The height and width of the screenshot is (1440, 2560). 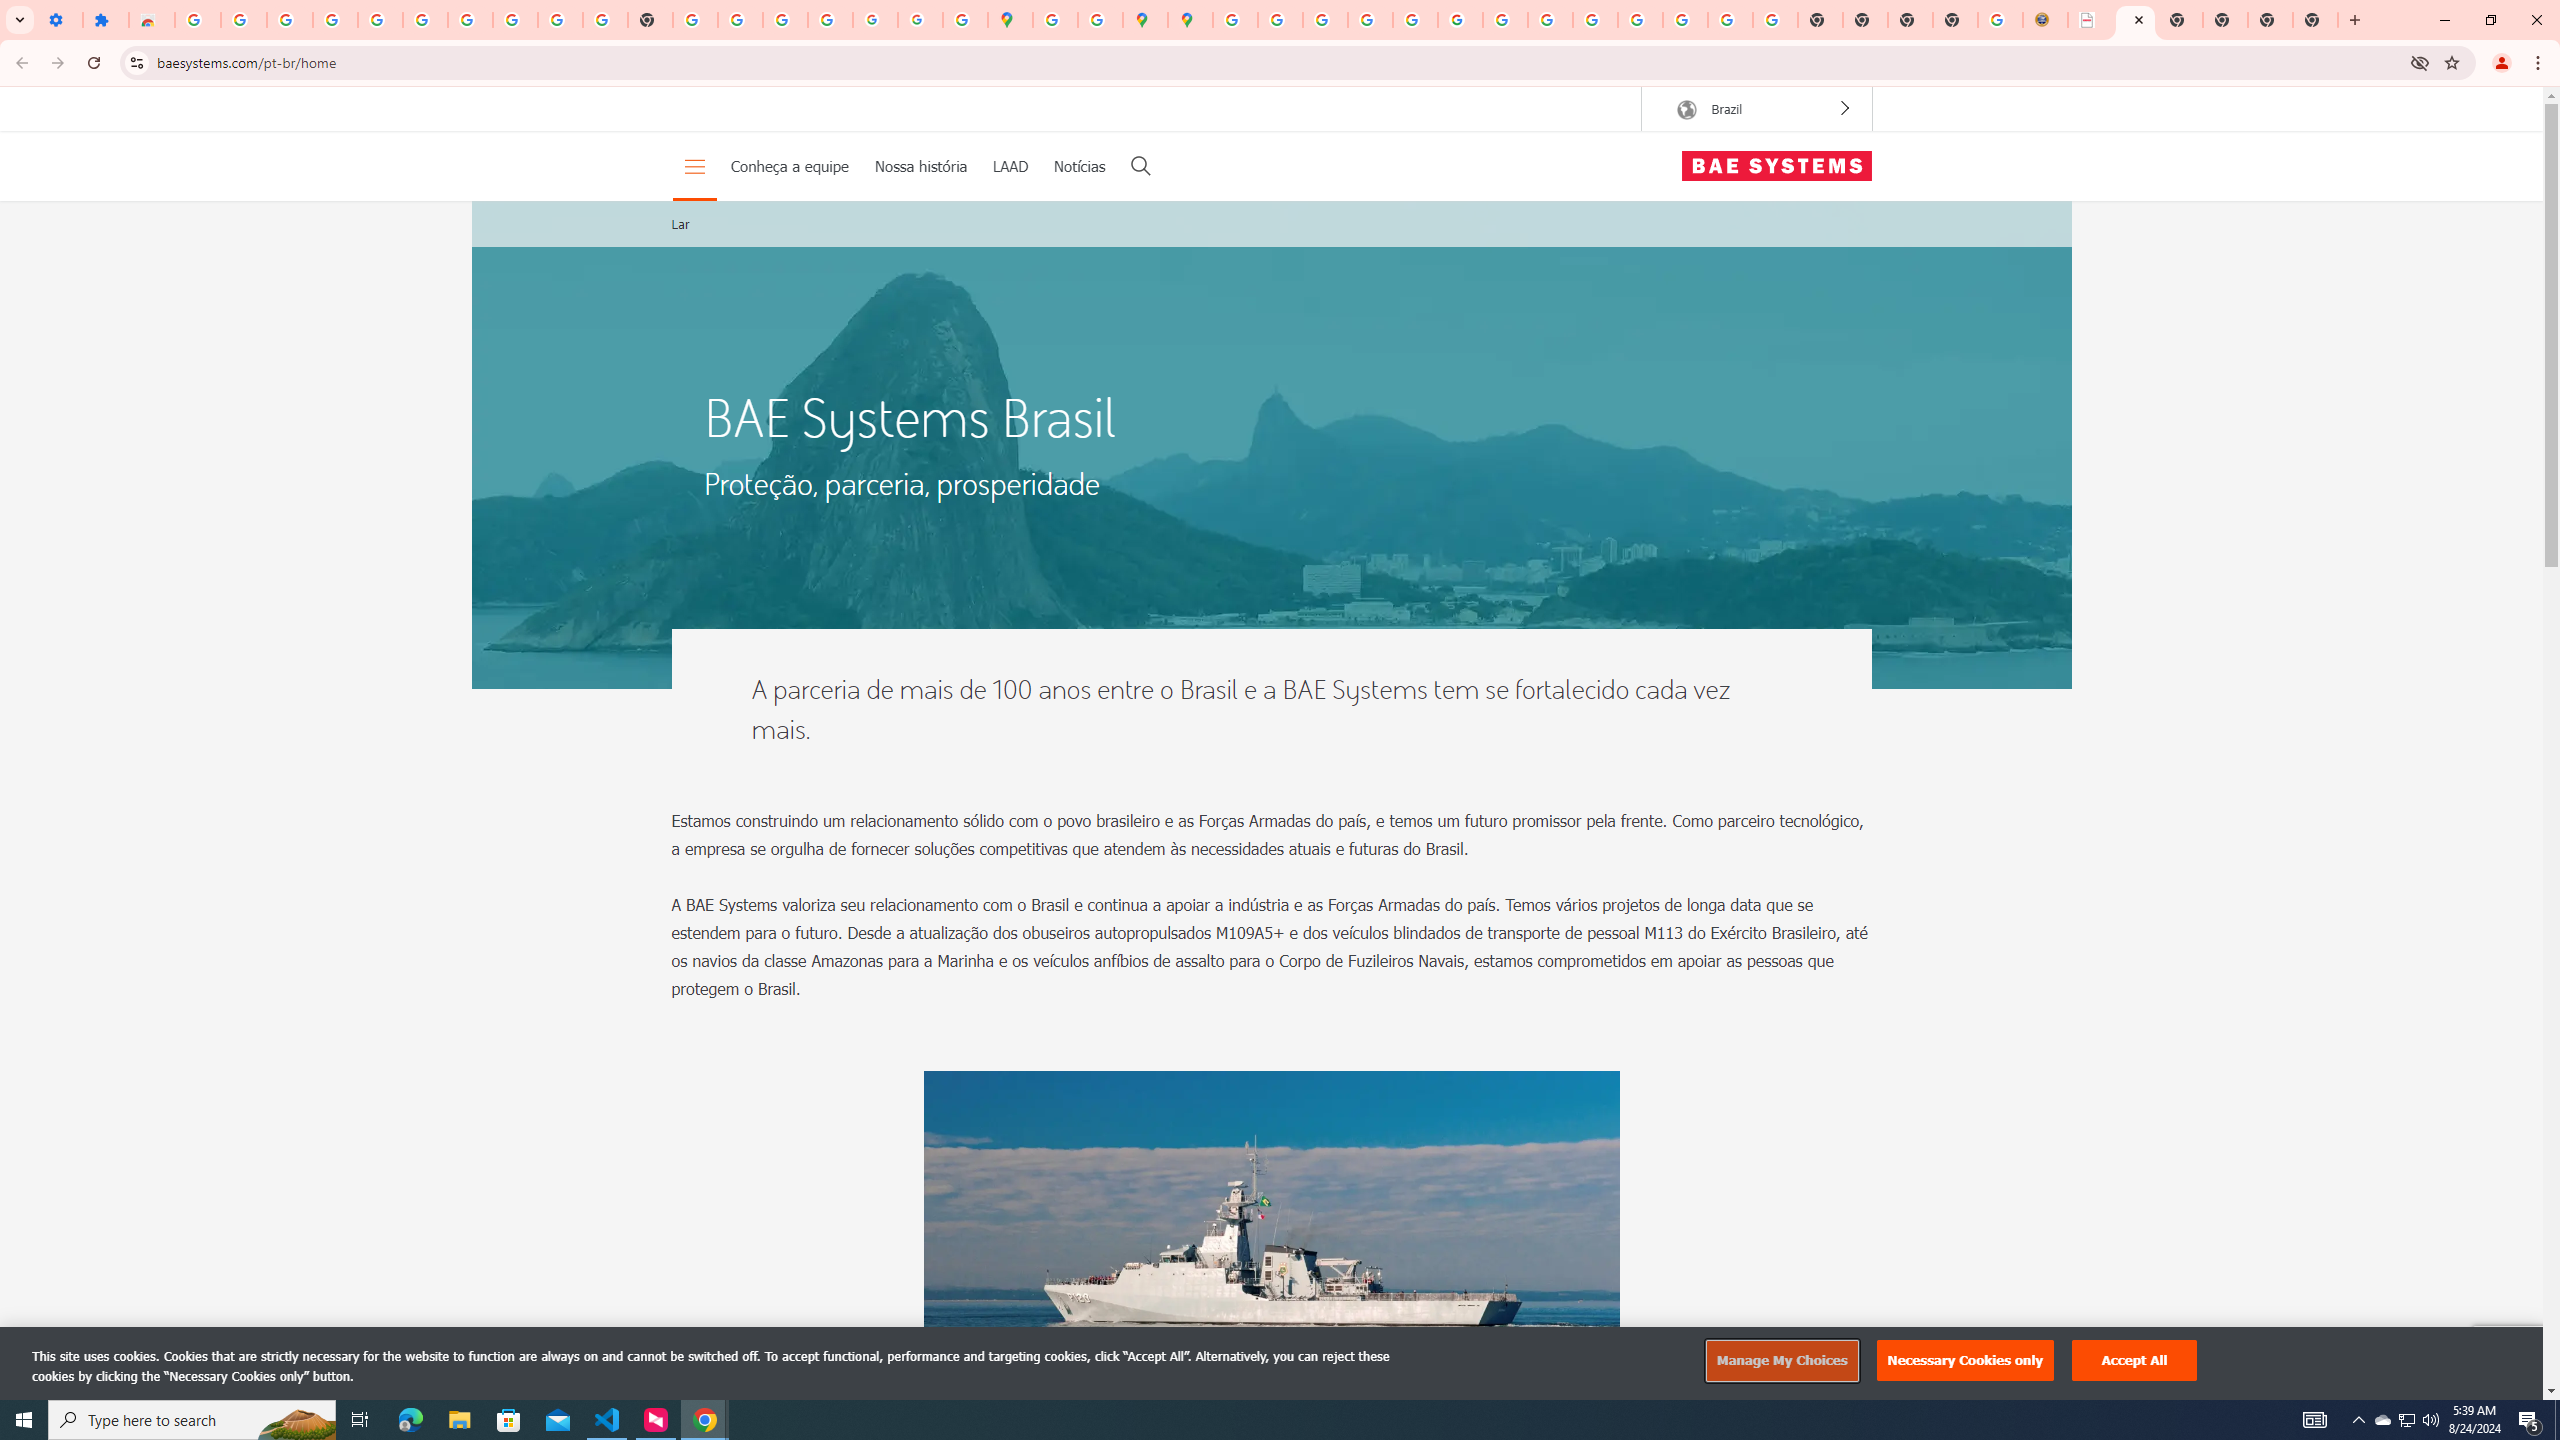 I want to click on 'Necessary Cookies only', so click(x=1965, y=1360).